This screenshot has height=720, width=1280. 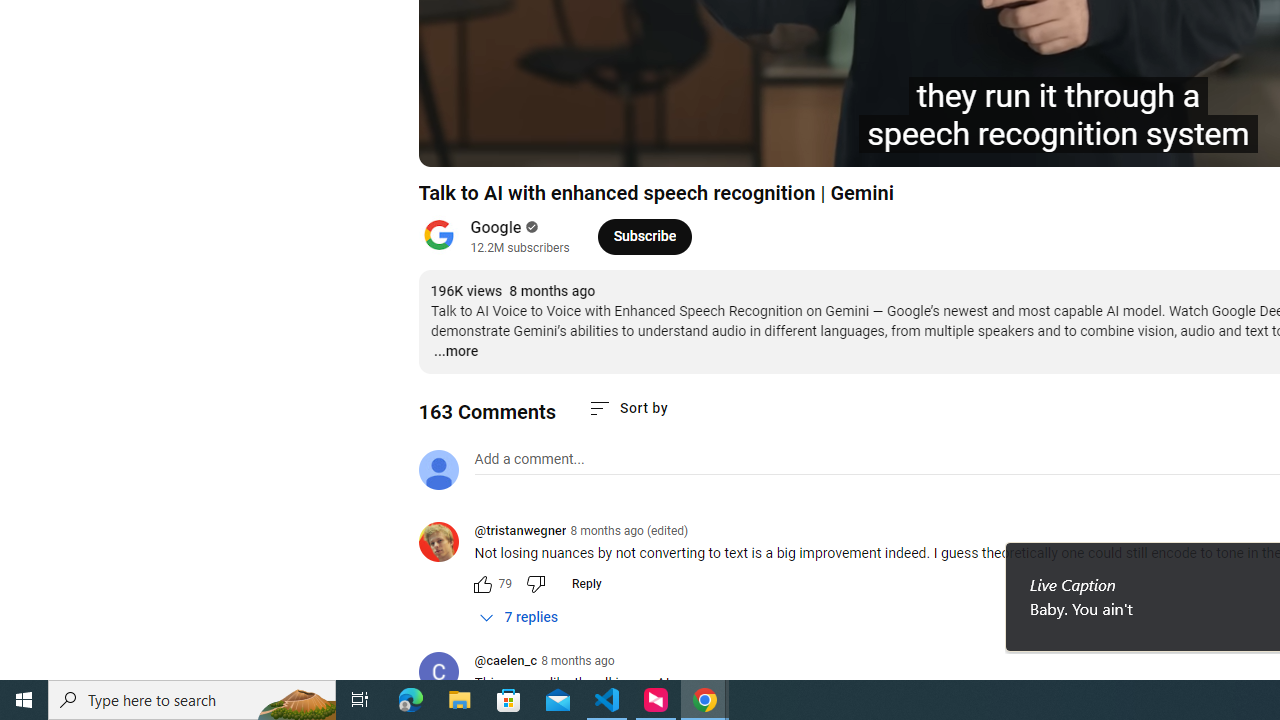 I want to click on '@caelen_c', so click(x=505, y=662).